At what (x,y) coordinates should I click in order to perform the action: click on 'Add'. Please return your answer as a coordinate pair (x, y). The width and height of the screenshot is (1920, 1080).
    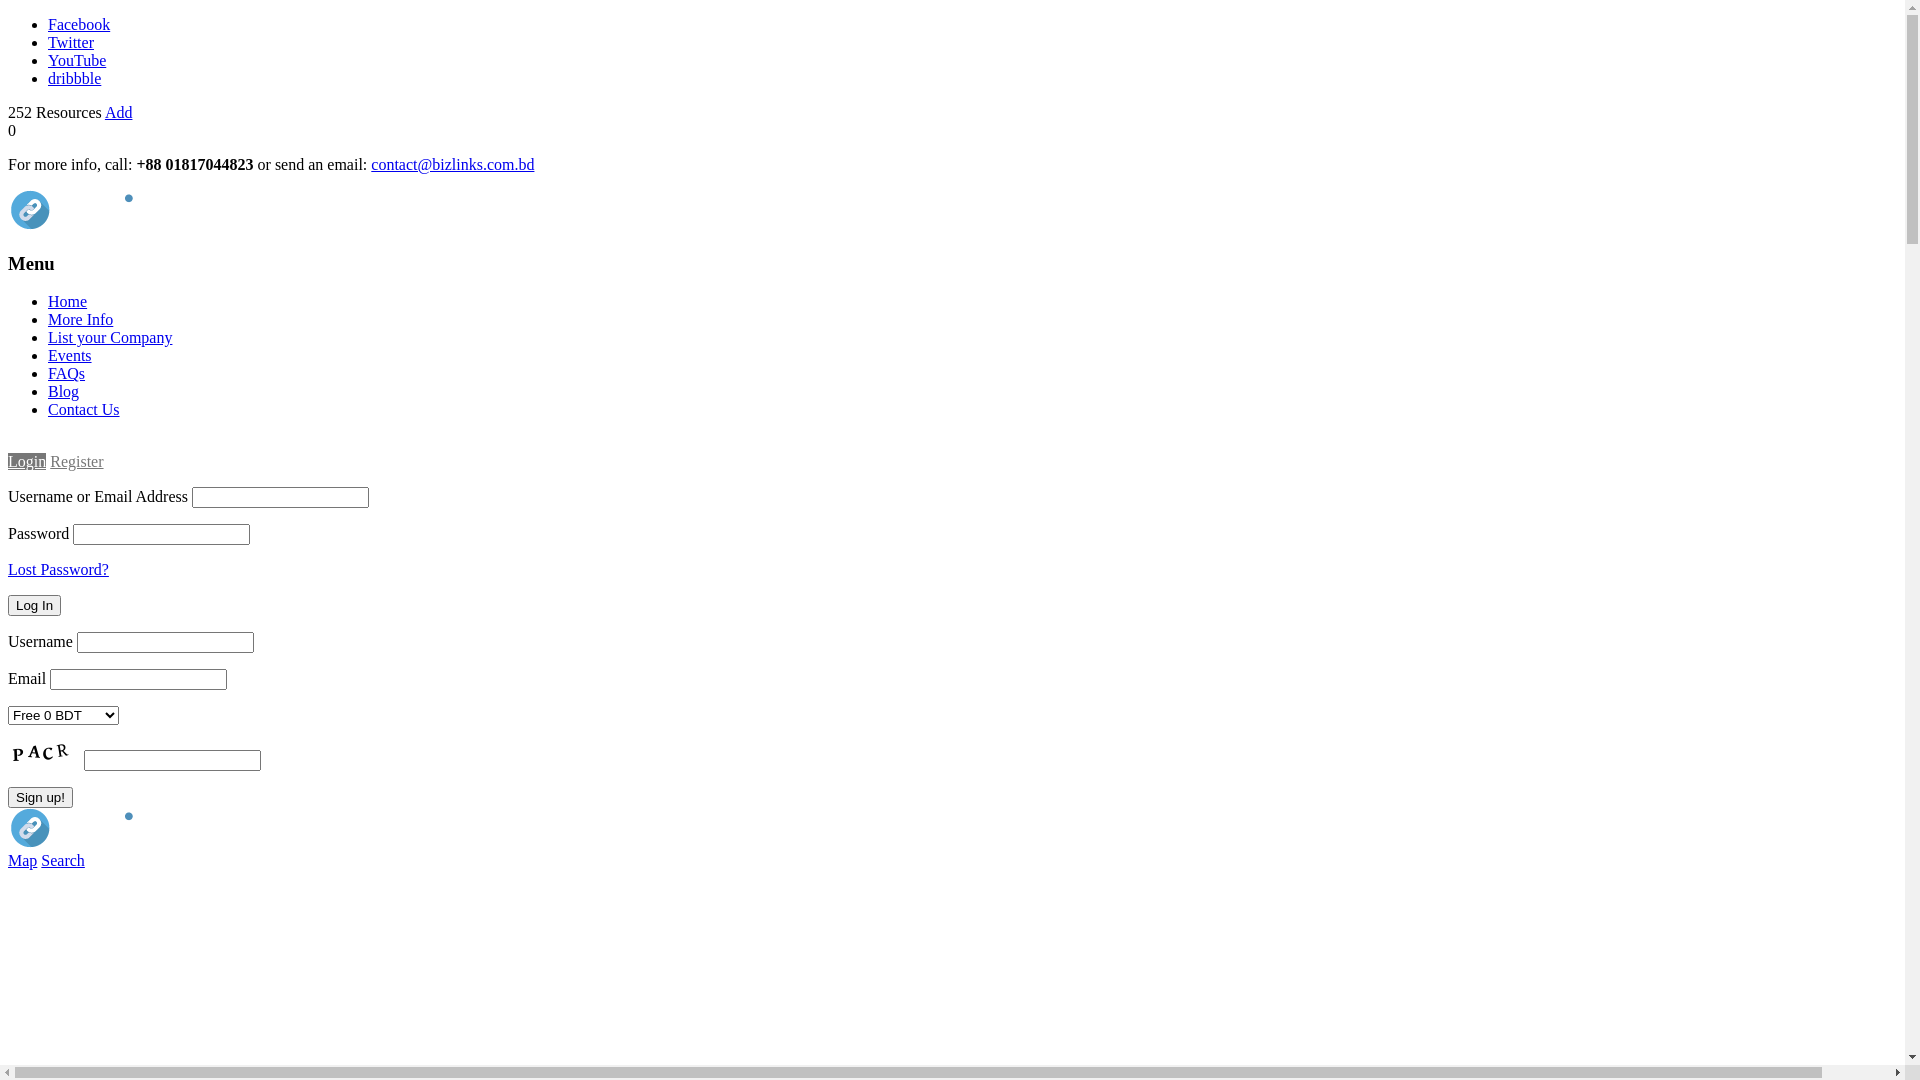
    Looking at the image, I should click on (118, 112).